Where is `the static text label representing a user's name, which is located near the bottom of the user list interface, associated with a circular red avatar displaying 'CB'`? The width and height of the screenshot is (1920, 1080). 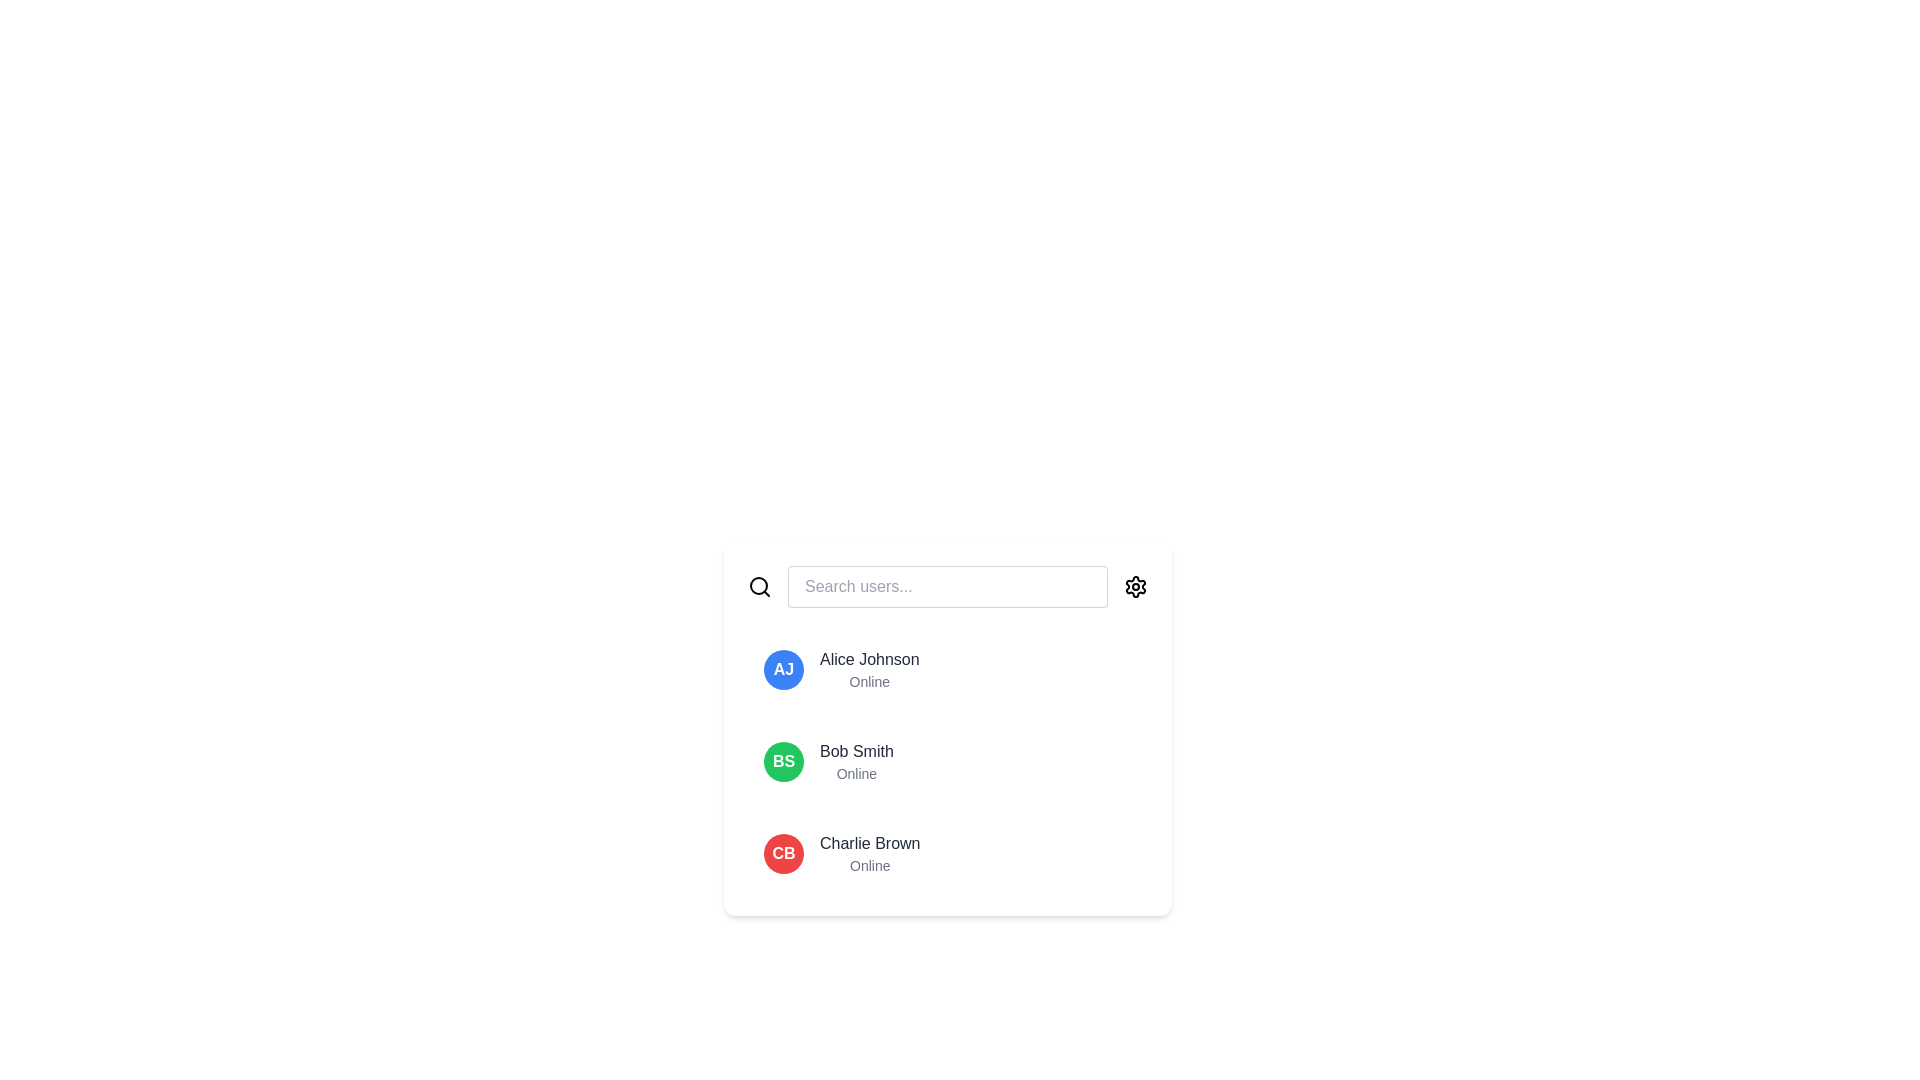 the static text label representing a user's name, which is located near the bottom of the user list interface, associated with a circular red avatar displaying 'CB' is located at coordinates (870, 844).